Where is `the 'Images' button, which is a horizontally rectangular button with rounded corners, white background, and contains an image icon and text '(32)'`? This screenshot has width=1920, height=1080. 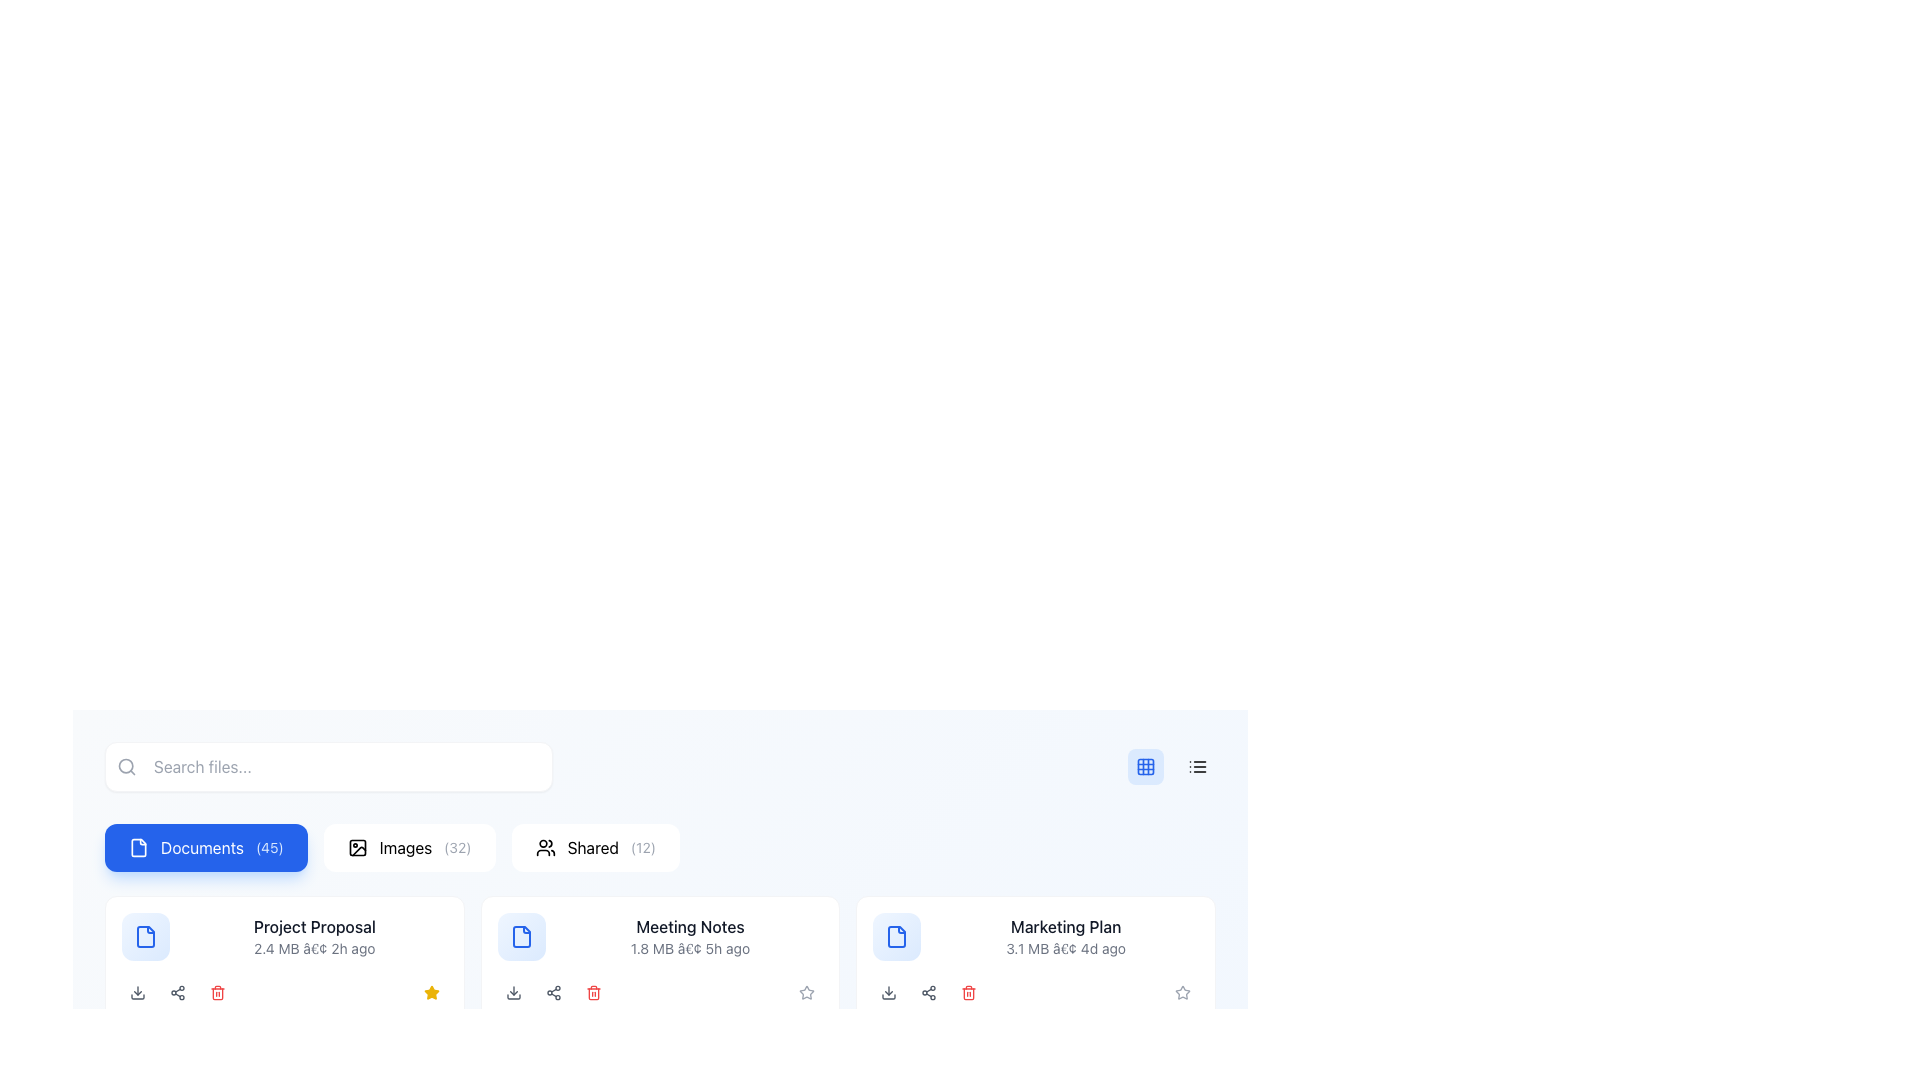
the 'Images' button, which is a horizontally rectangular button with rounded corners, white background, and contains an image icon and text '(32)' is located at coordinates (408, 848).